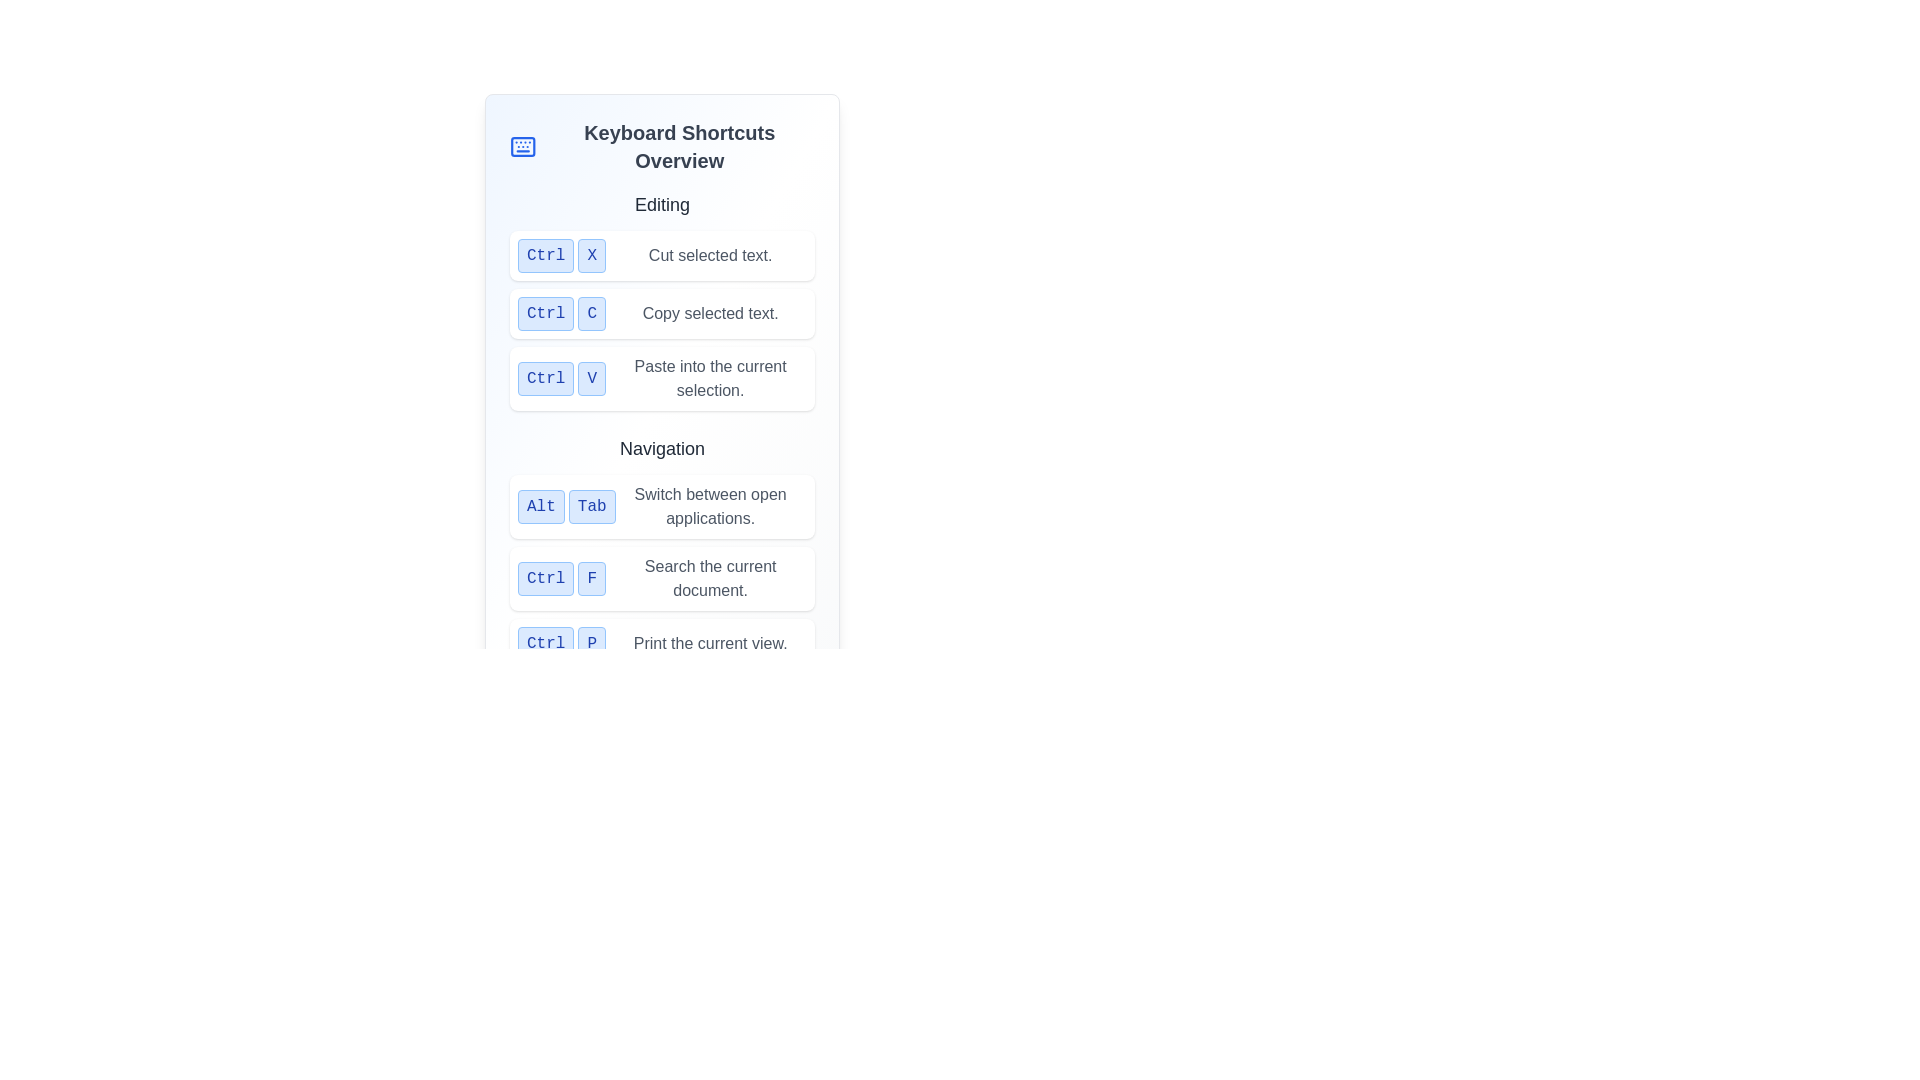  I want to click on the 'V' key representation in the keyboard shortcut combination, which is located directly under 'Ctrl C' and above the 'Navigation' section, so click(591, 378).